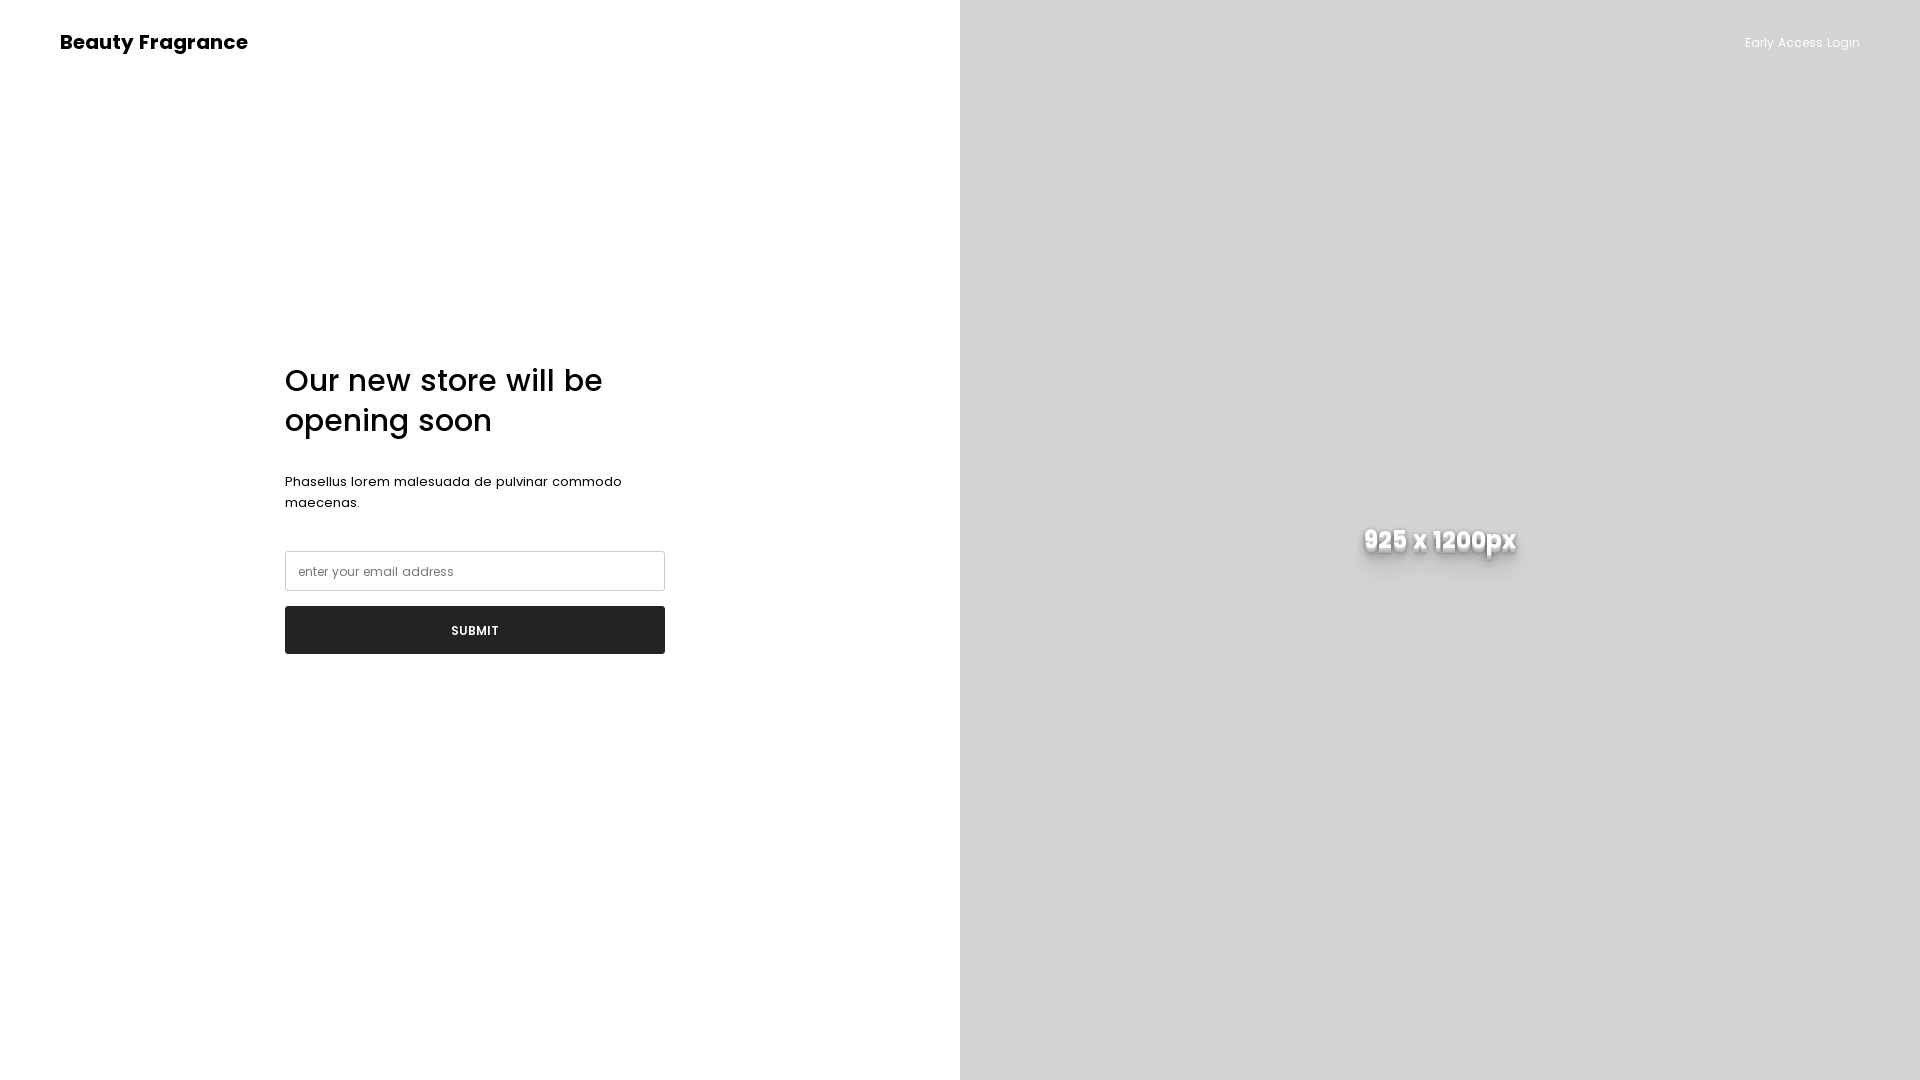  I want to click on 'Beauty Fragrance', so click(59, 42).